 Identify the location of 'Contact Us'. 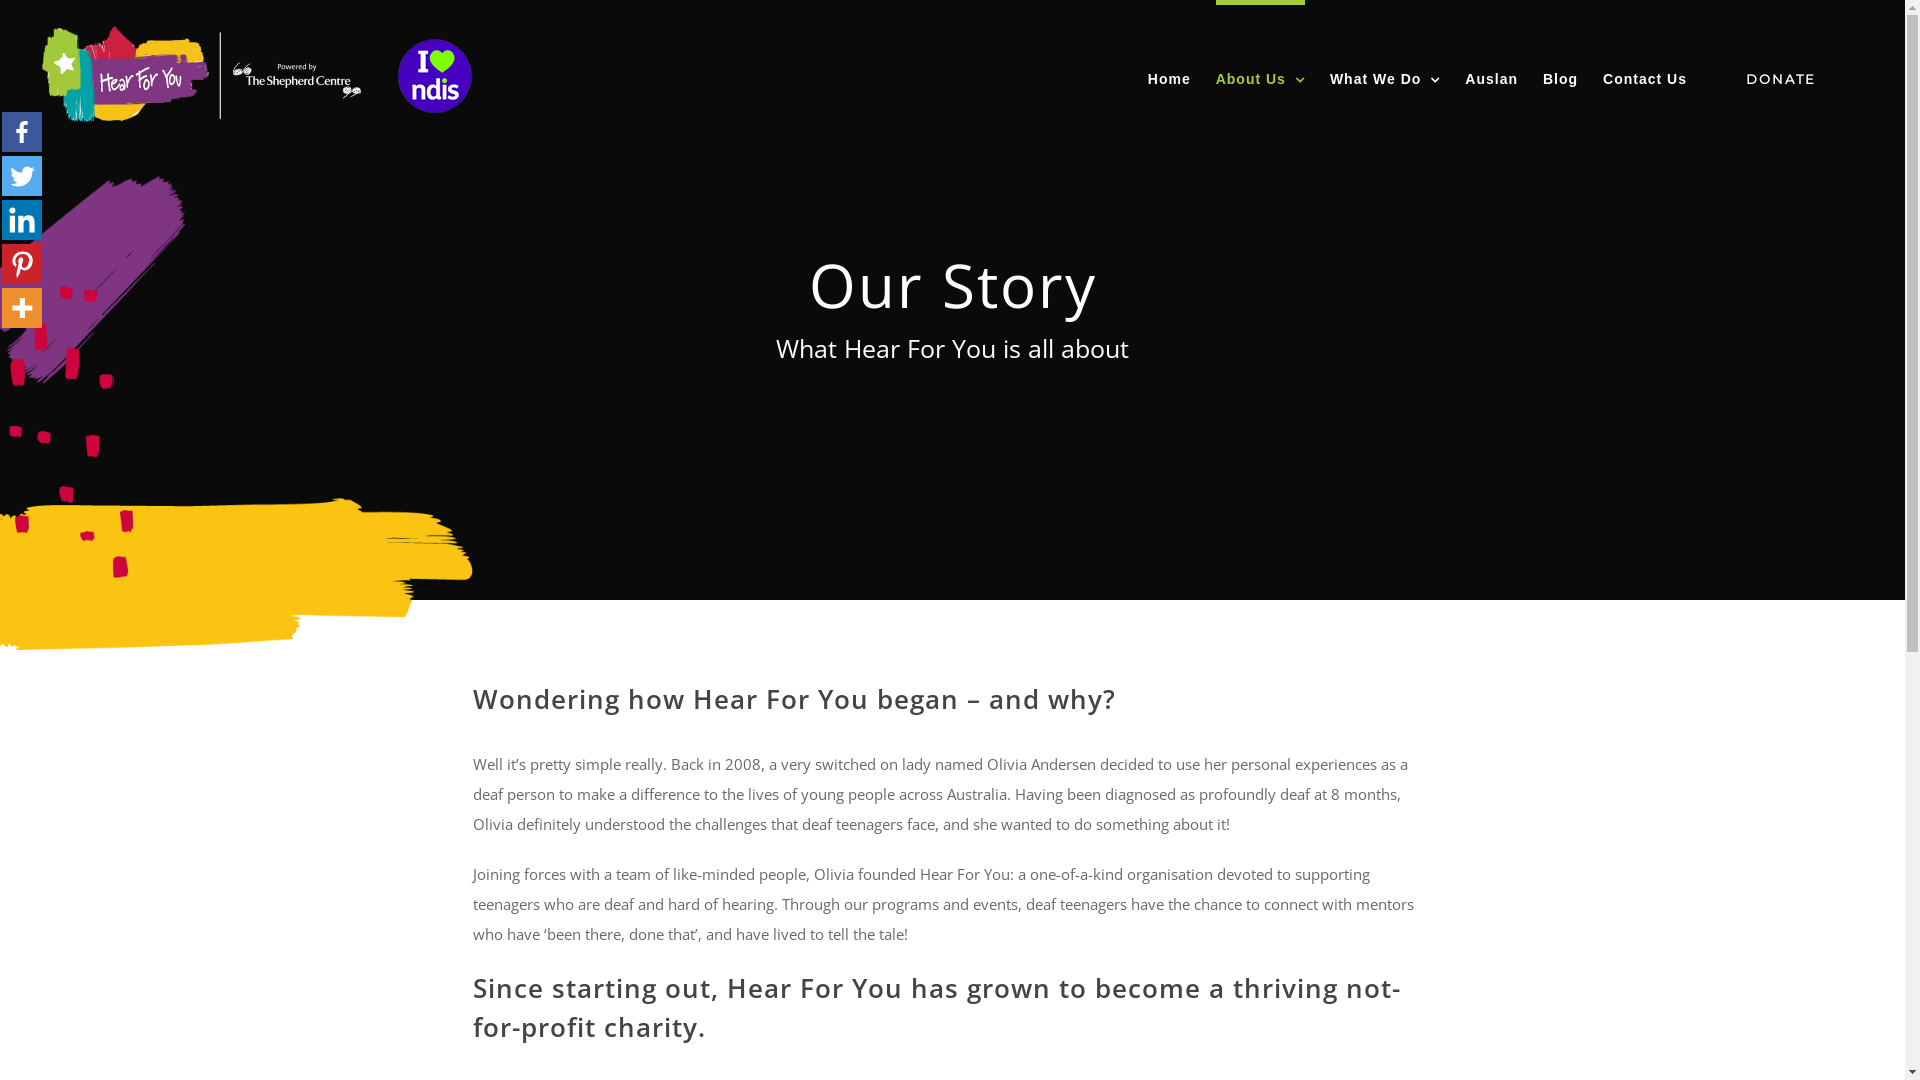
(1645, 75).